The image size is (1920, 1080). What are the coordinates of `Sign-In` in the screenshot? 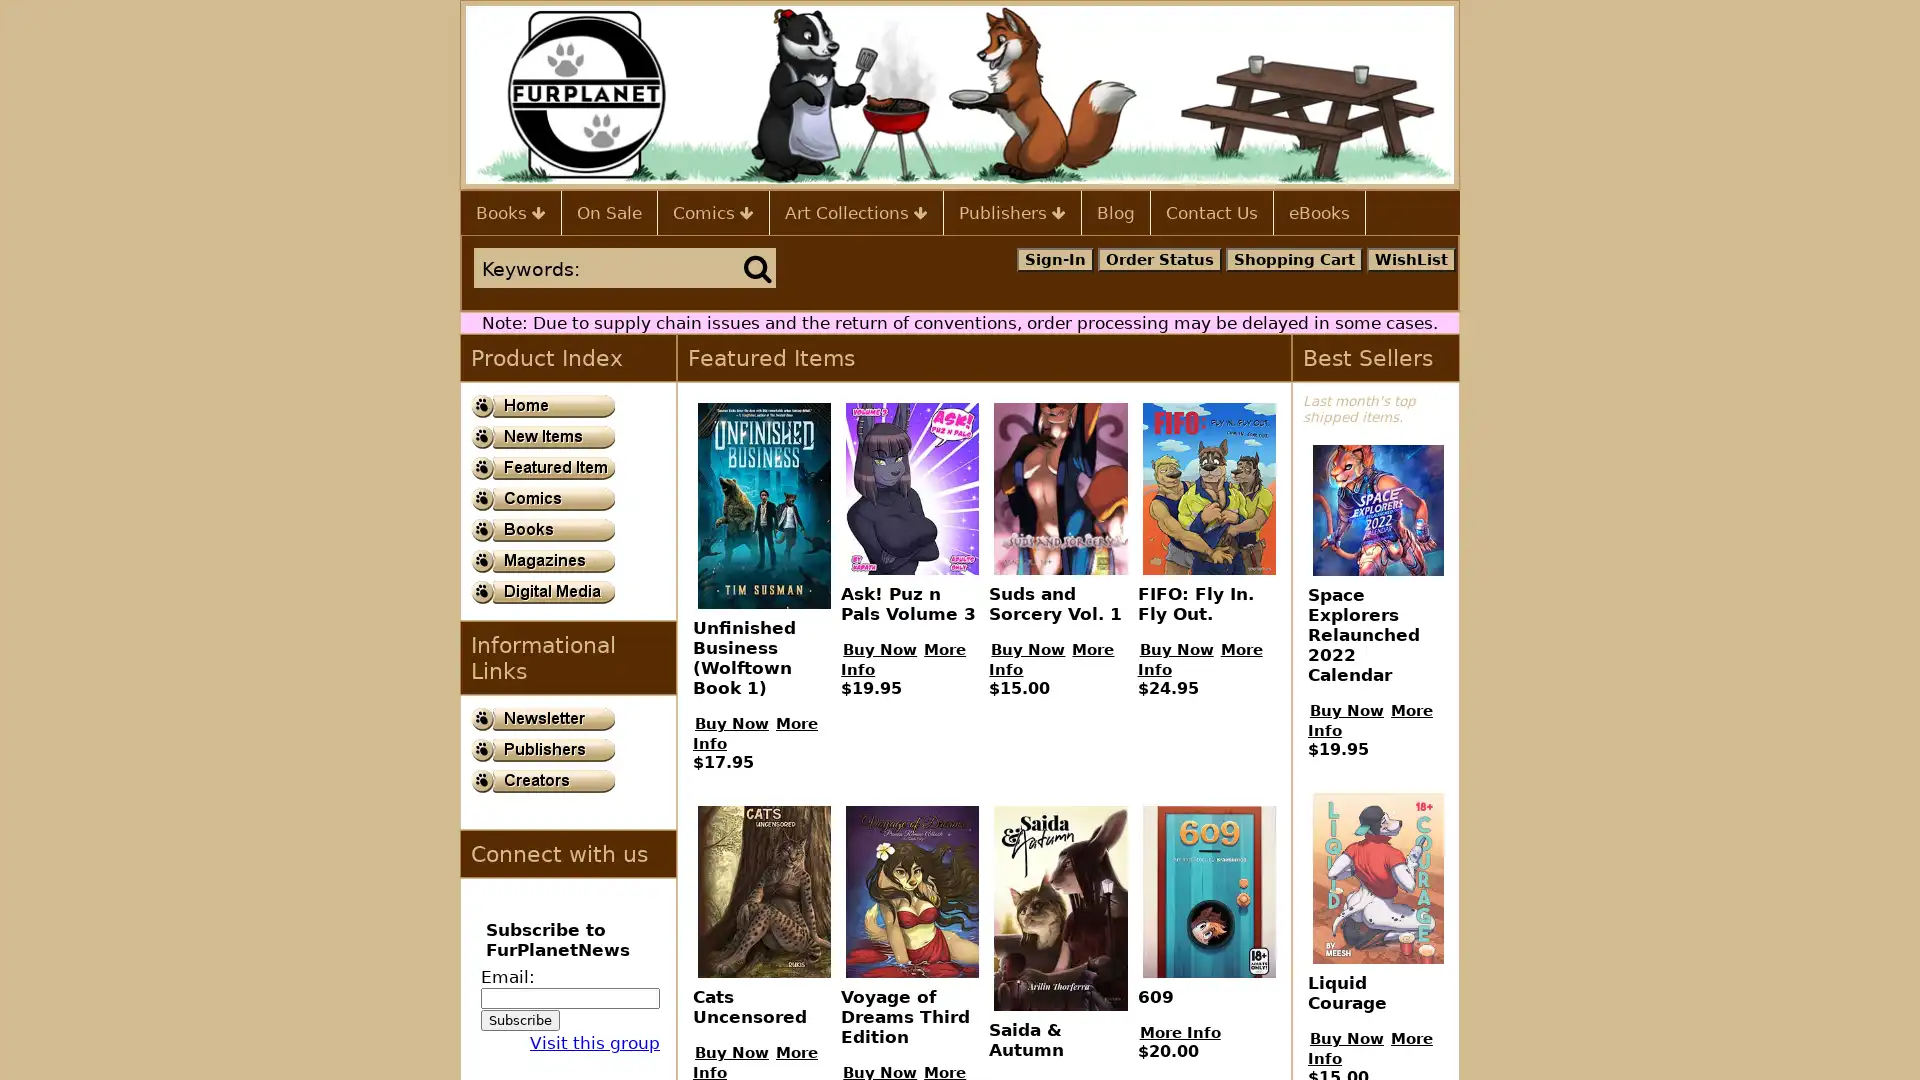 It's located at (1054, 257).